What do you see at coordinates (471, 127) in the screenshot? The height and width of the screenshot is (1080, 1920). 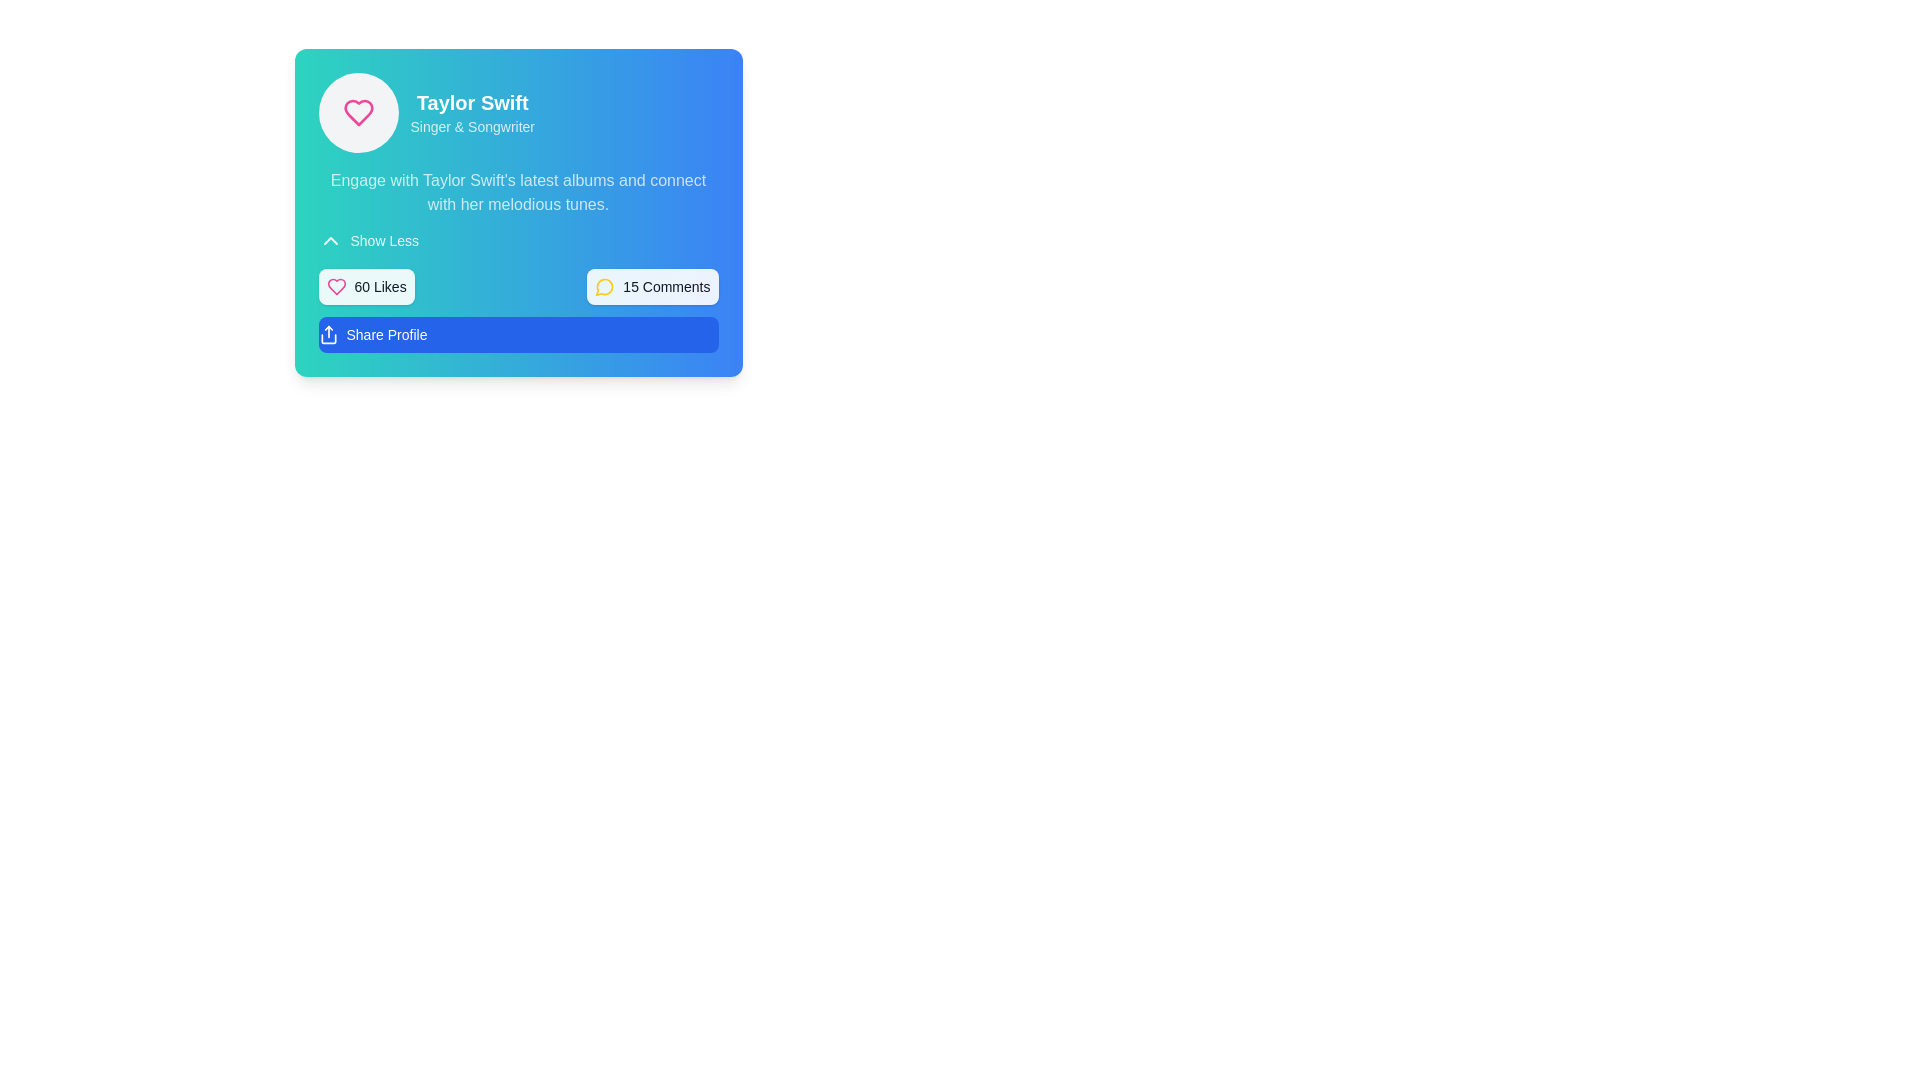 I see `text label that describes the role or profession of 'Taylor Swift', located below her name in the card-like interface` at bounding box center [471, 127].